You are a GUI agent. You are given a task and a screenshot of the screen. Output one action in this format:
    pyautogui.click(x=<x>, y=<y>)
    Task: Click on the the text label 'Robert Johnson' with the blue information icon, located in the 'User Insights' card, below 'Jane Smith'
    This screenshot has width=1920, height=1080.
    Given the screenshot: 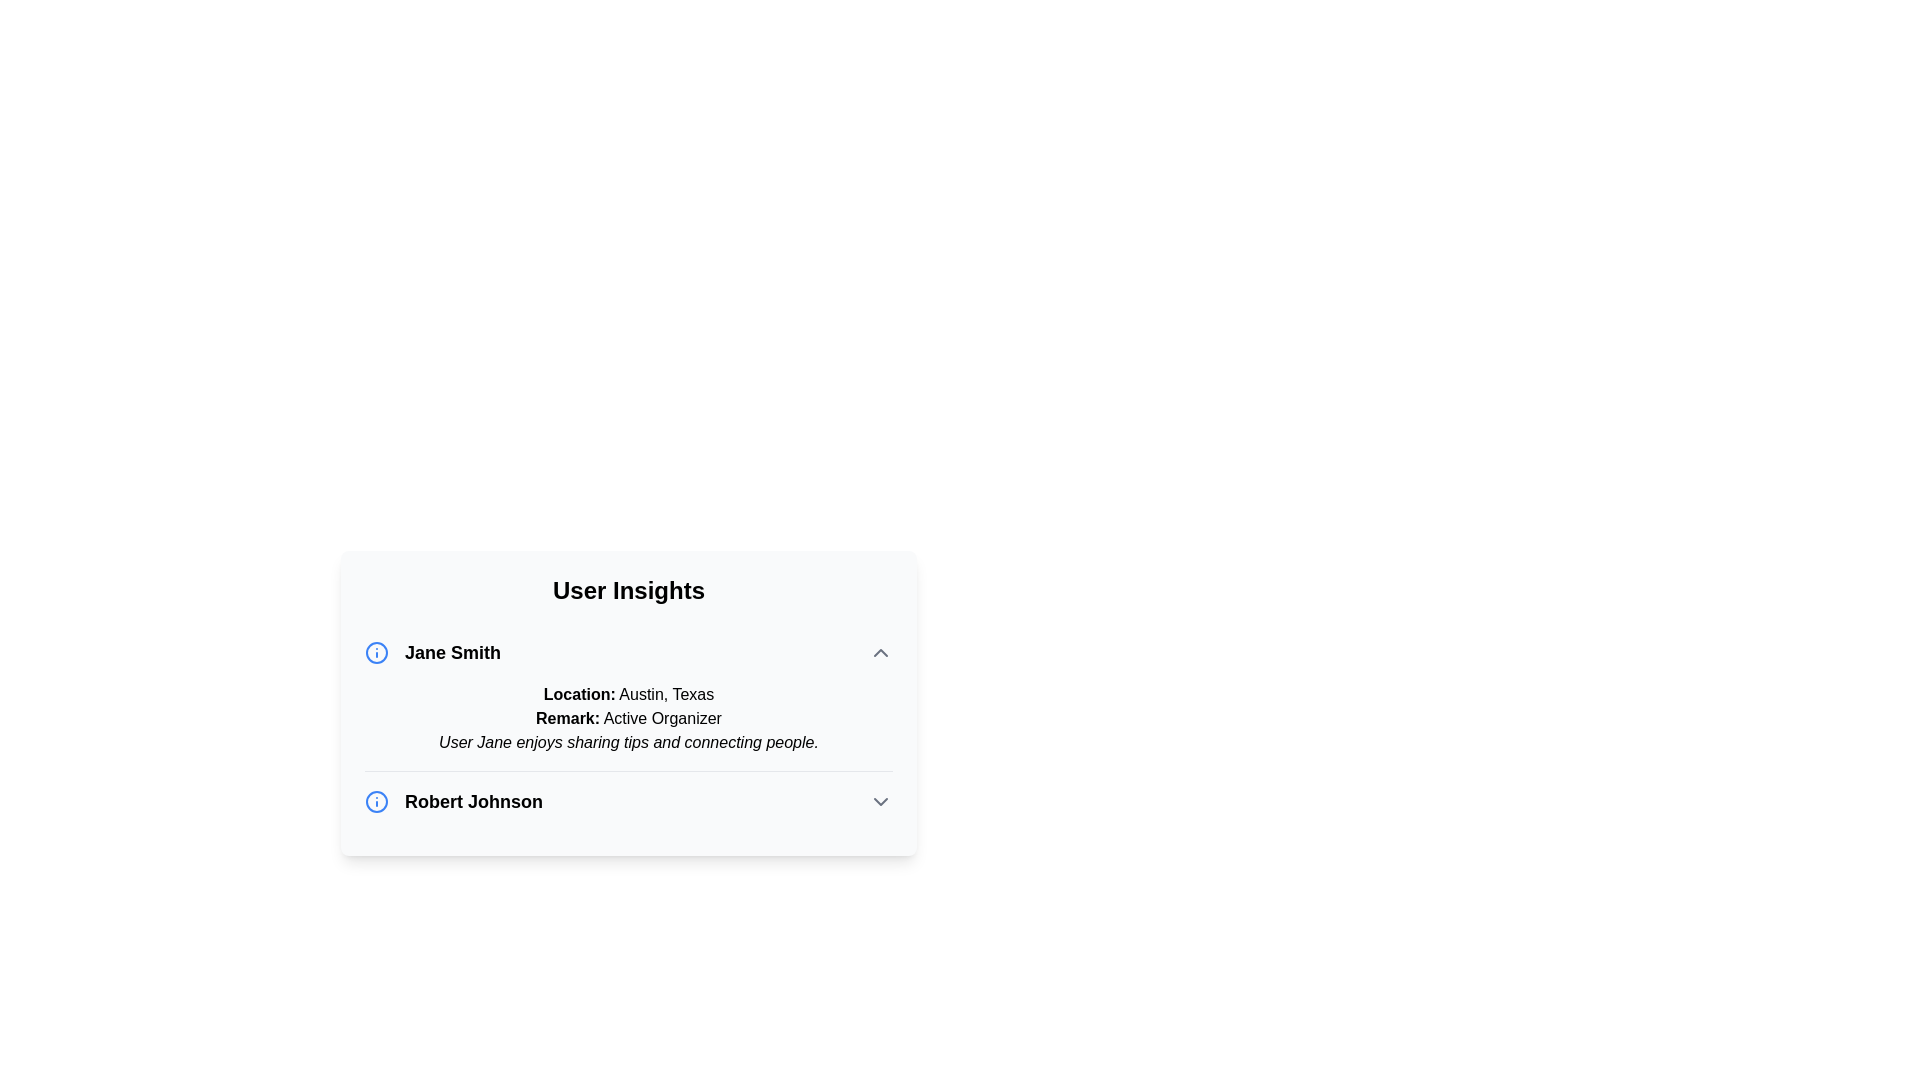 What is the action you would take?
    pyautogui.click(x=453, y=801)
    